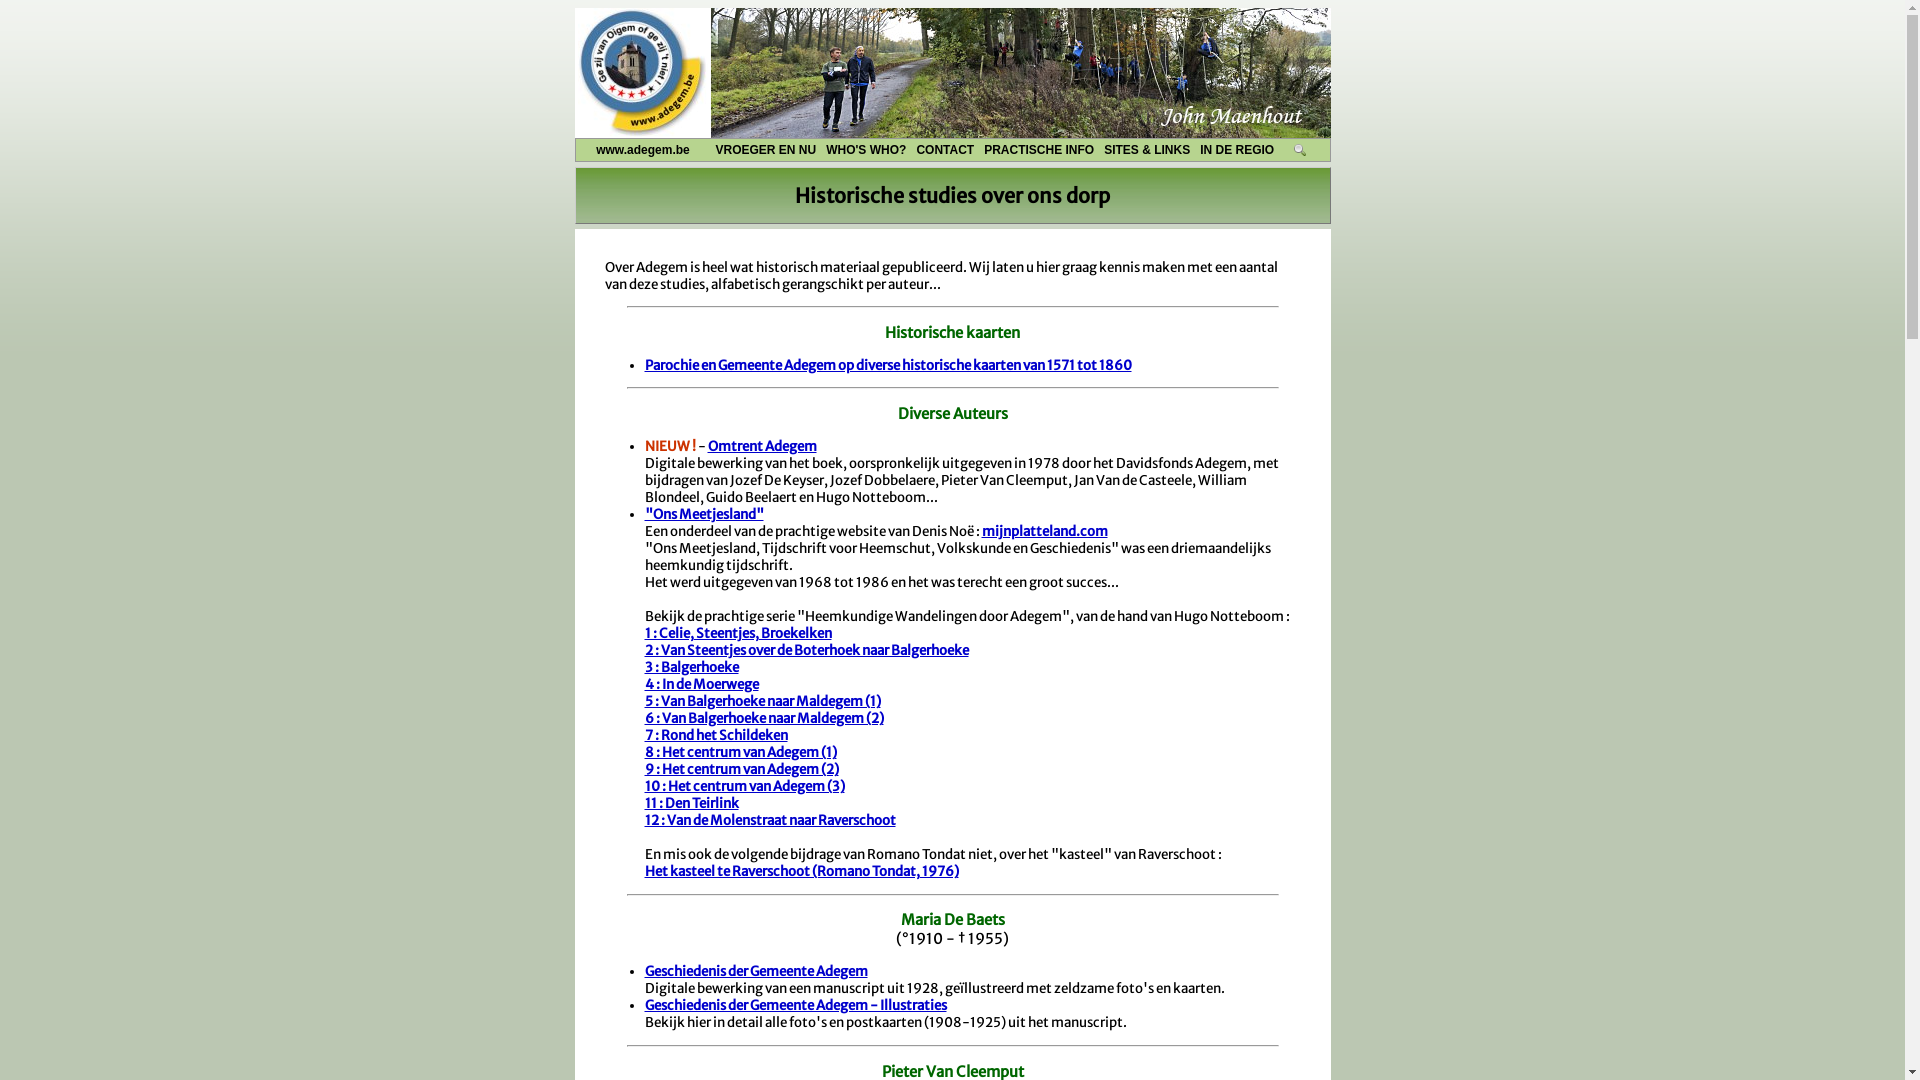 The height and width of the screenshot is (1080, 1920). What do you see at coordinates (801, 870) in the screenshot?
I see `'Het kasteel te Raverschoot (Romano Tondat, 1976)'` at bounding box center [801, 870].